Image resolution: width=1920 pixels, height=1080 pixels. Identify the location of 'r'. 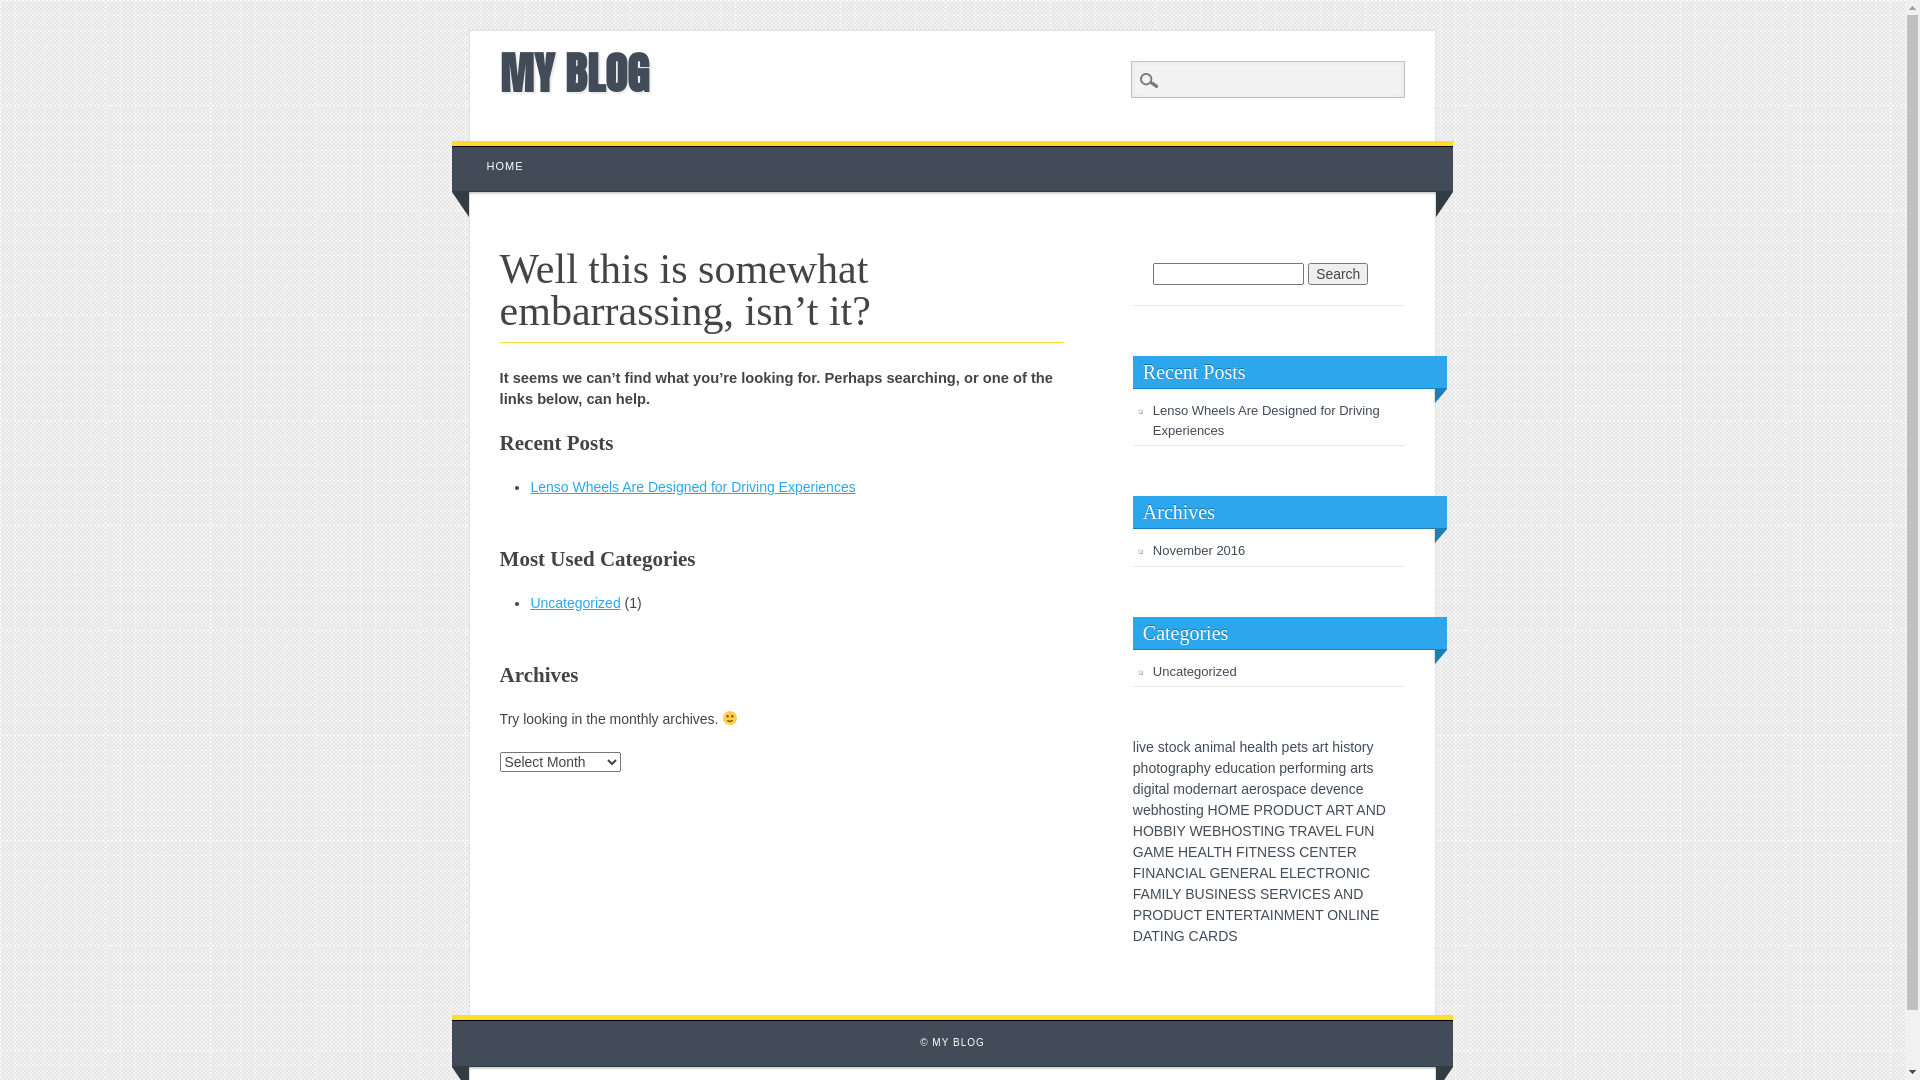
(1178, 766).